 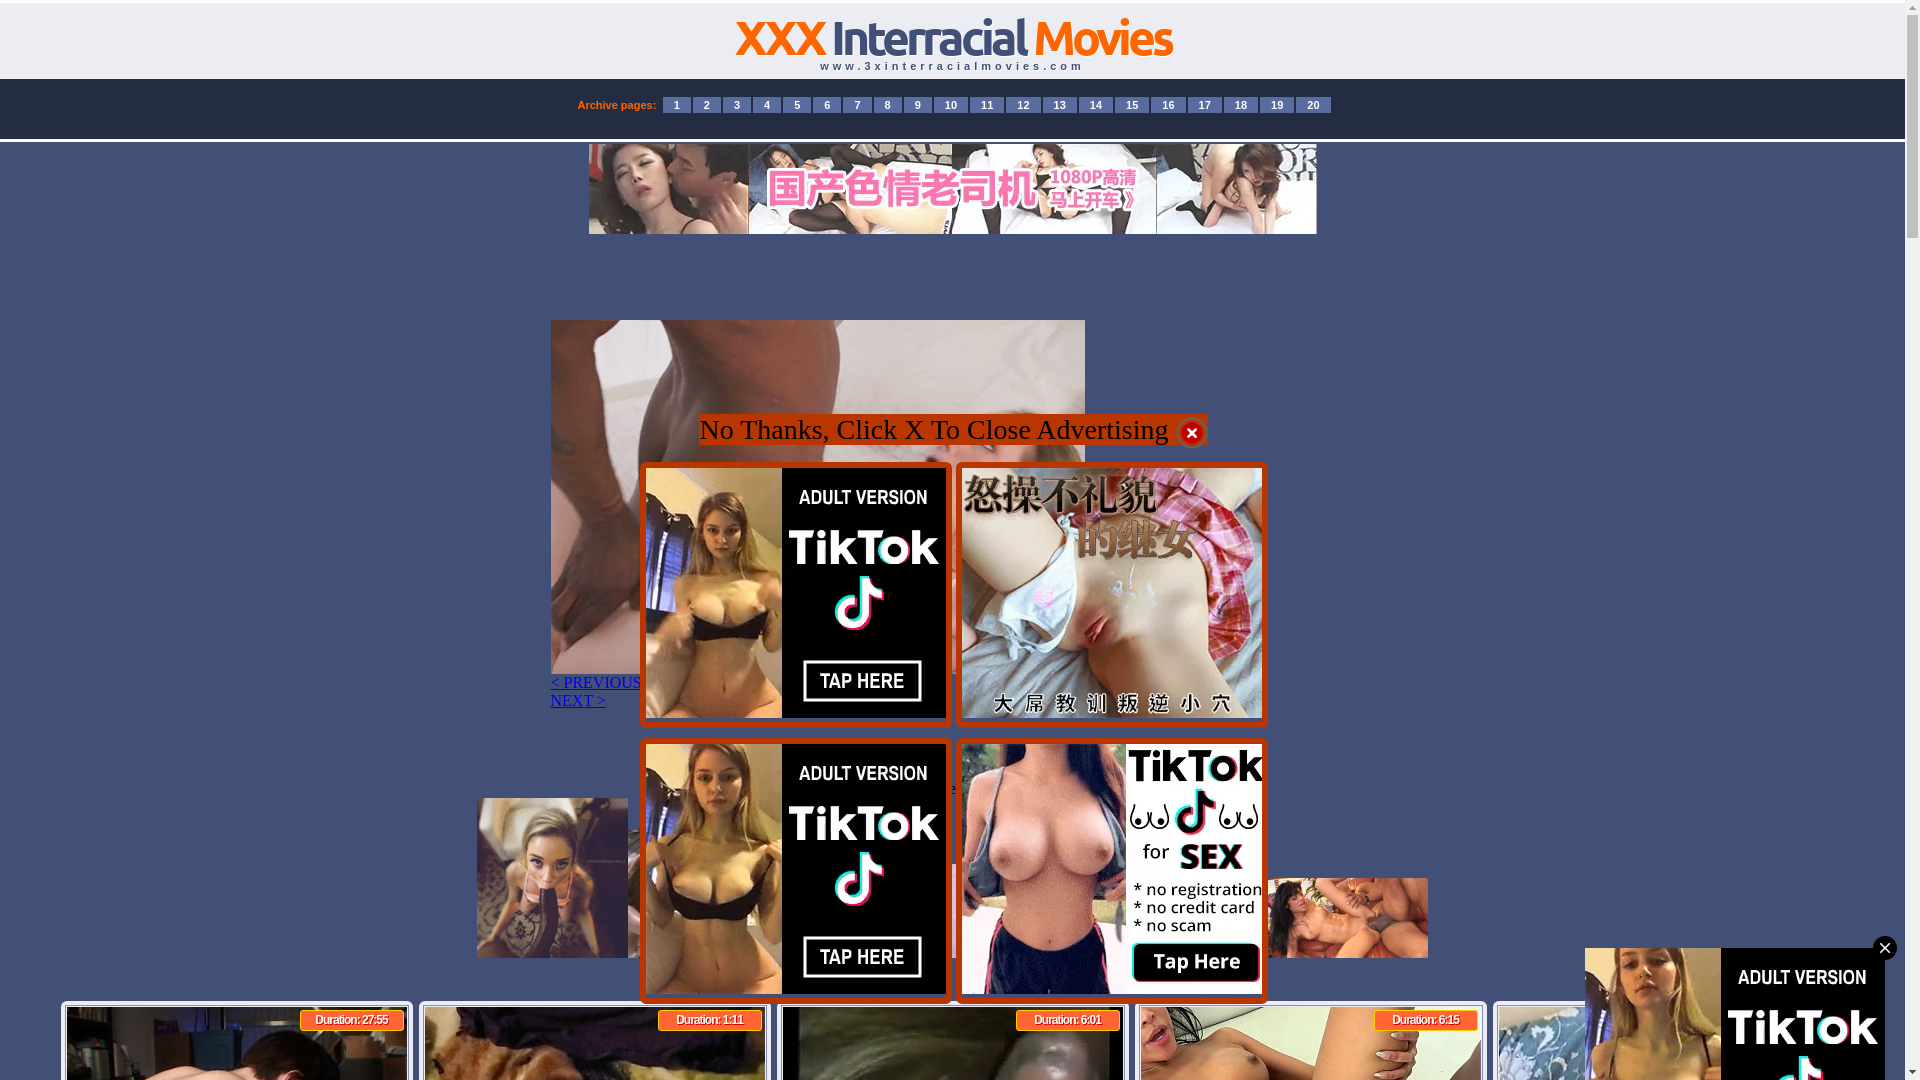 What do you see at coordinates (676, 104) in the screenshot?
I see `'1'` at bounding box center [676, 104].